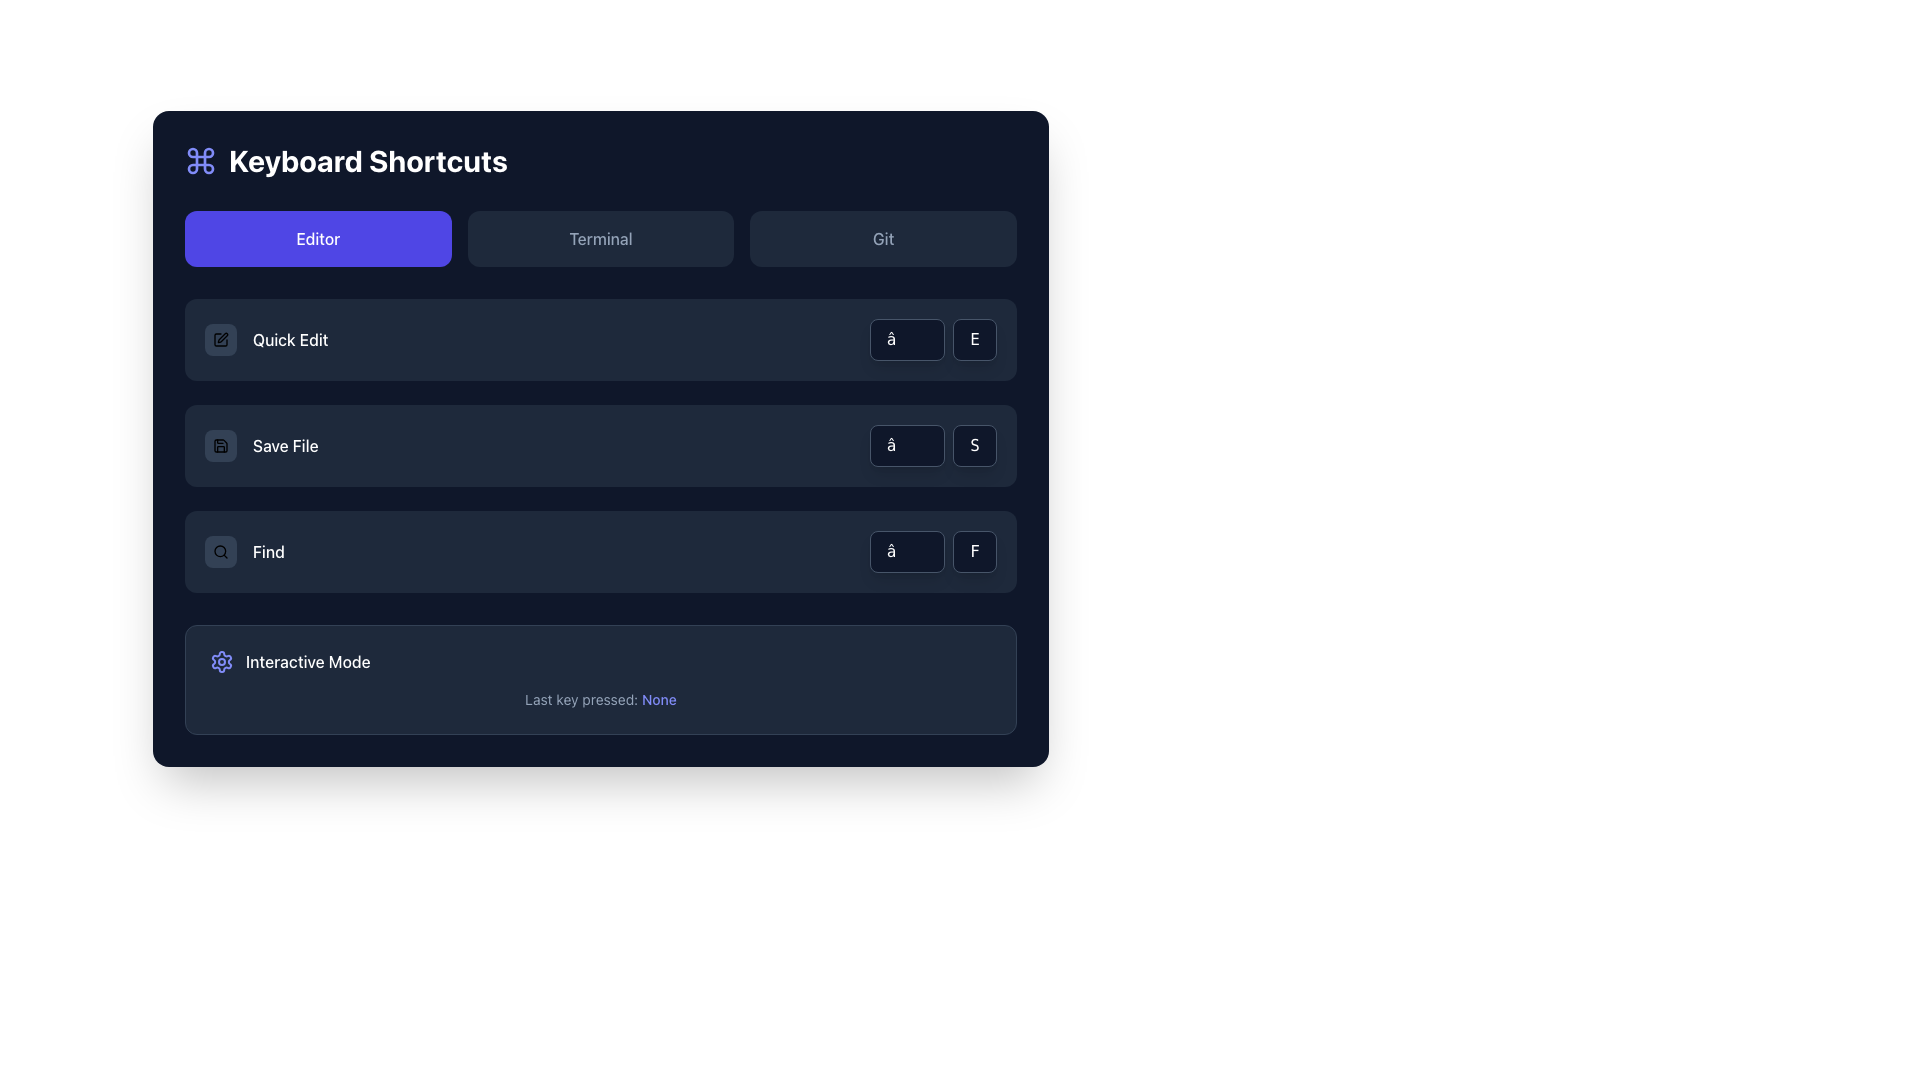 The width and height of the screenshot is (1920, 1080). Describe the element at coordinates (220, 445) in the screenshot. I see `the 'Save File' icon, which is visually represented to indicate the save functionality and is located to the left of the text 'Save File.'` at that location.